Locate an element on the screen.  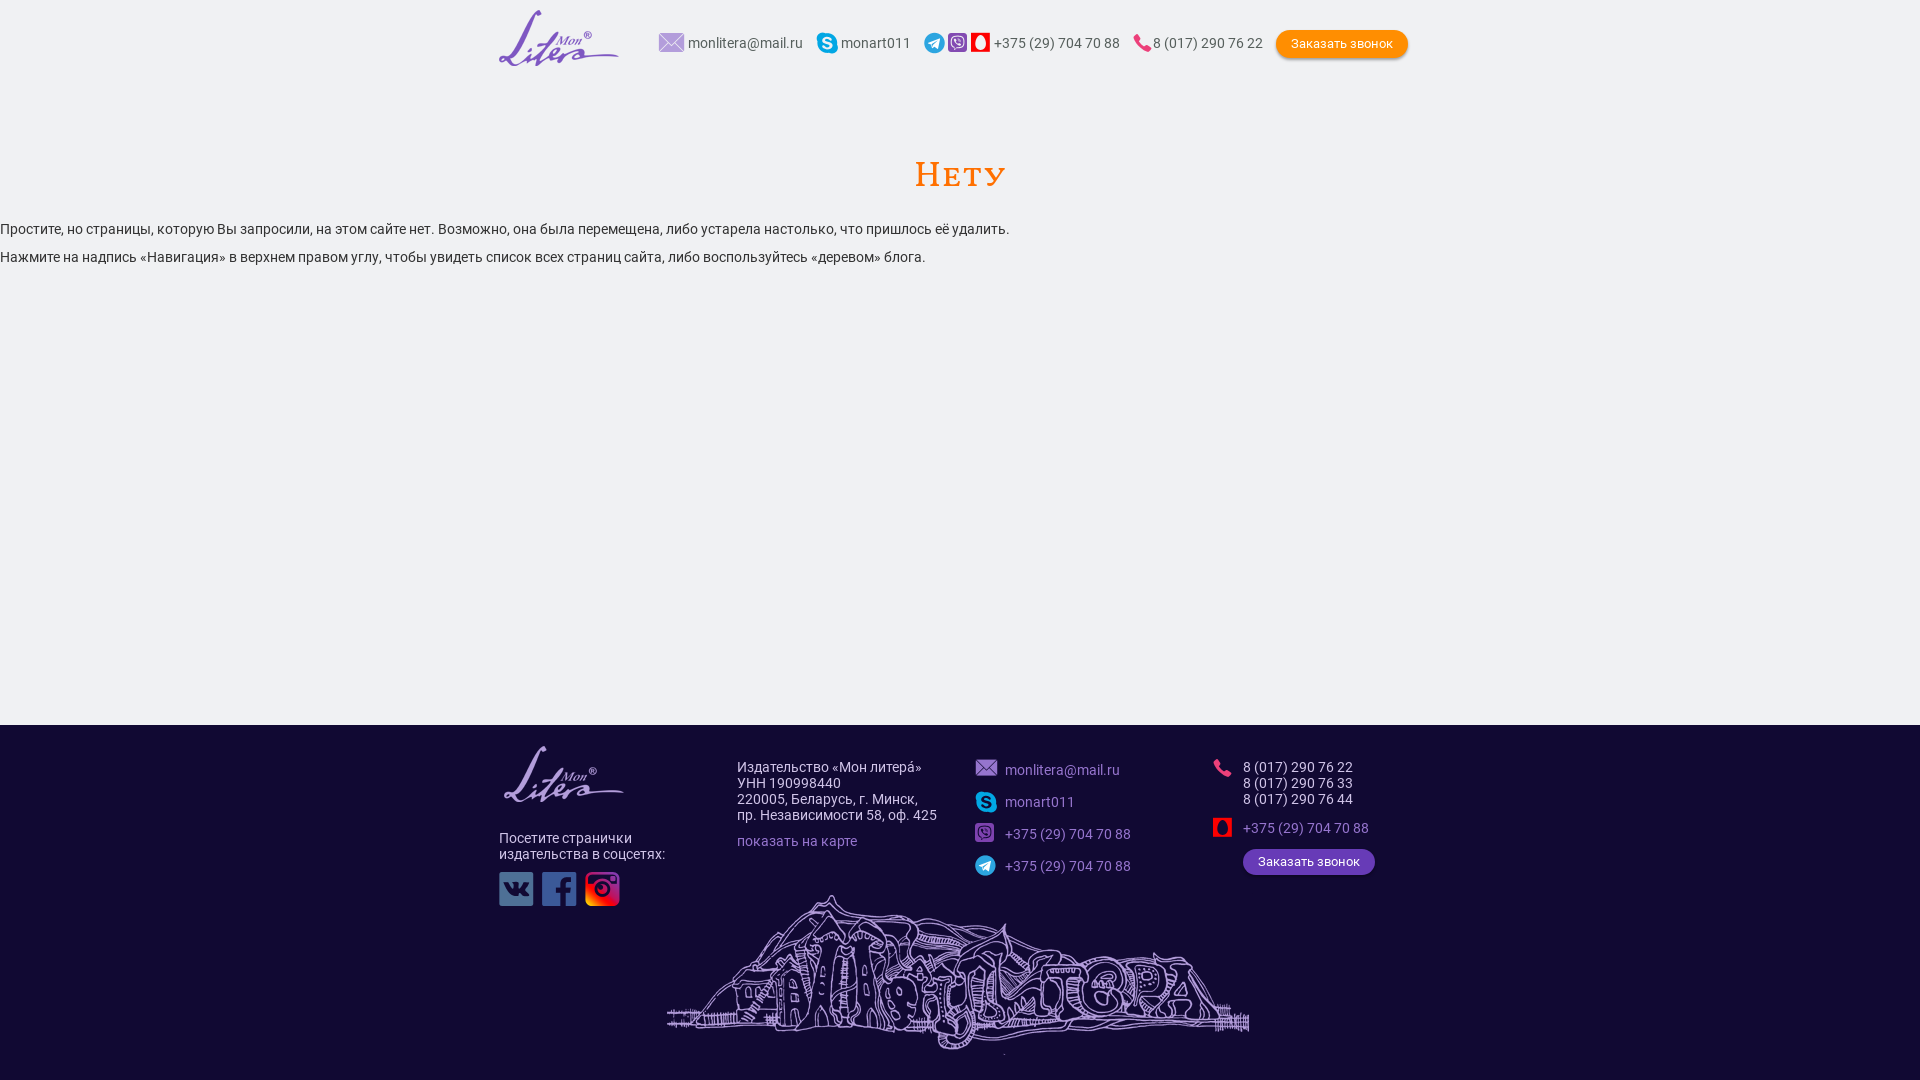
'monlitera@mail.ru' is located at coordinates (974, 769).